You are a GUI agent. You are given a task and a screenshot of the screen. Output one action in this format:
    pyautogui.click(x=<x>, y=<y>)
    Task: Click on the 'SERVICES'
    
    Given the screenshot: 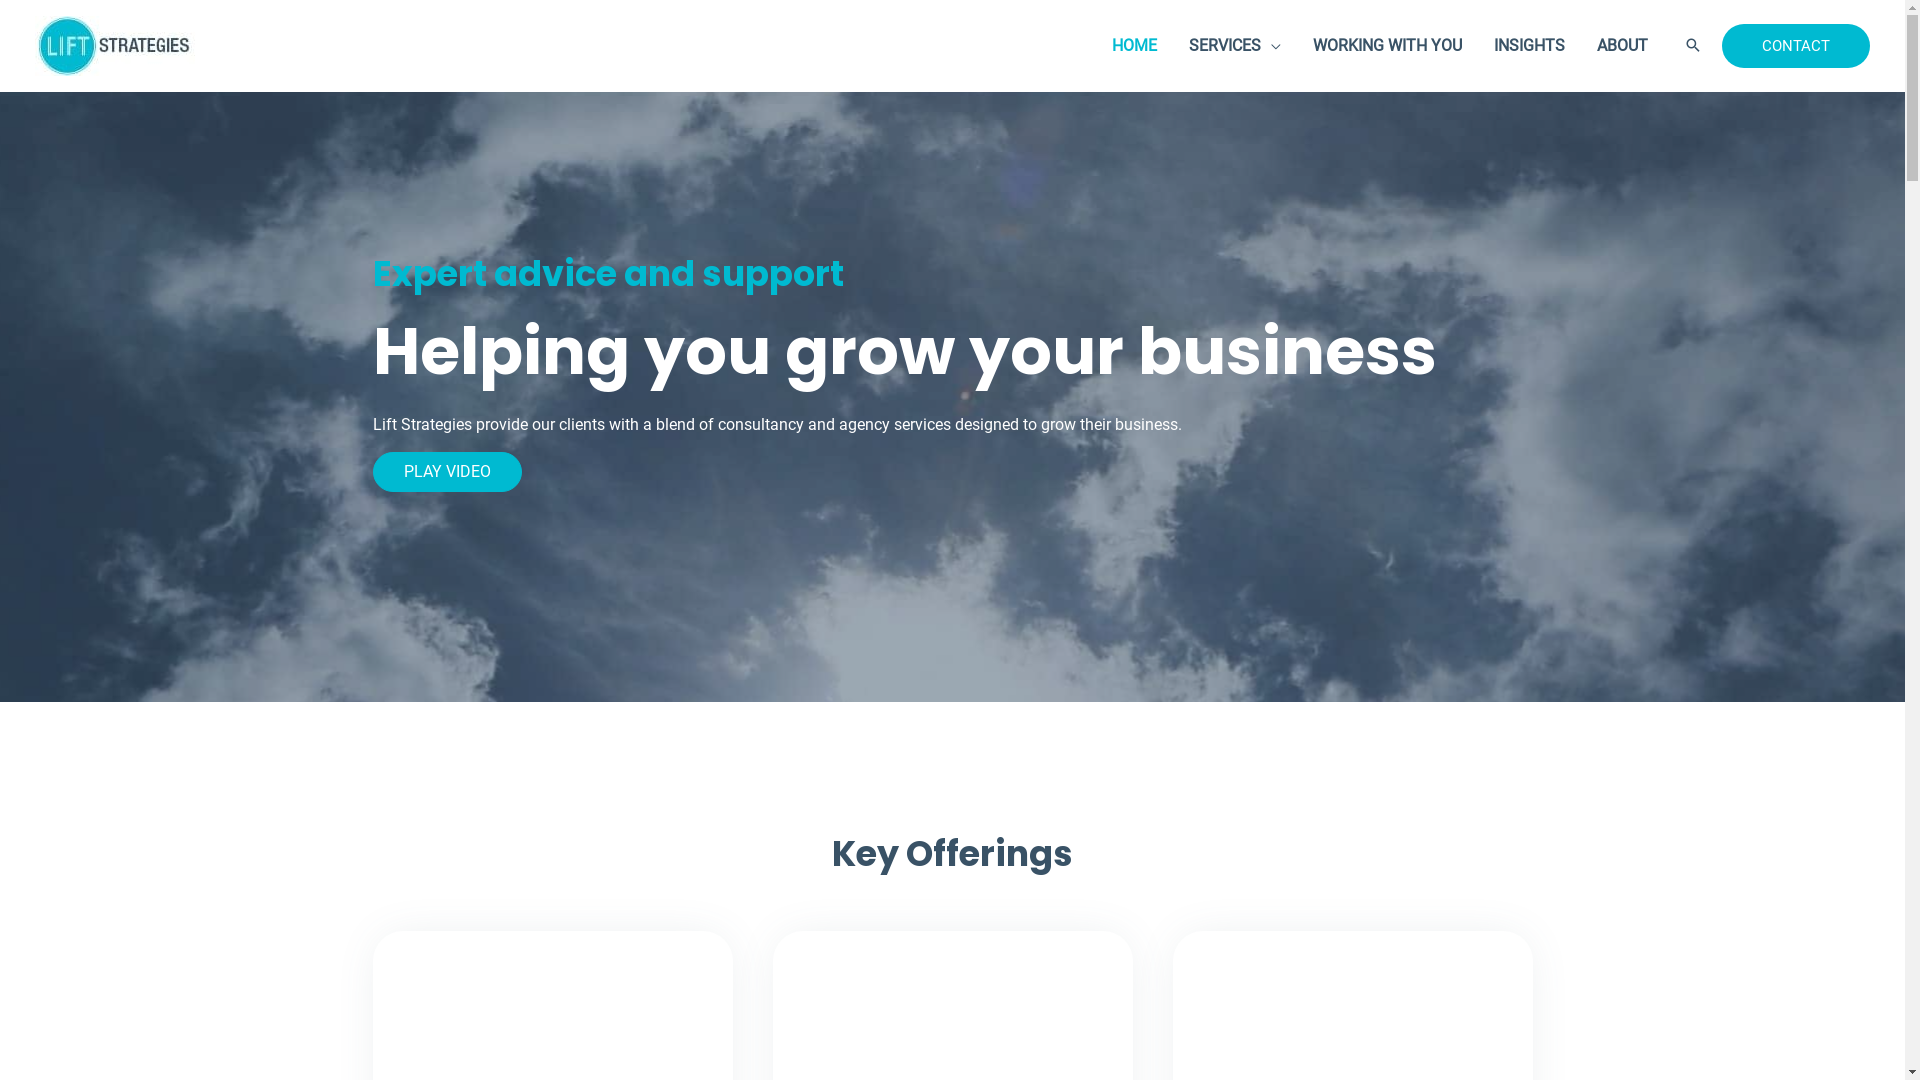 What is the action you would take?
    pyautogui.click(x=1172, y=45)
    